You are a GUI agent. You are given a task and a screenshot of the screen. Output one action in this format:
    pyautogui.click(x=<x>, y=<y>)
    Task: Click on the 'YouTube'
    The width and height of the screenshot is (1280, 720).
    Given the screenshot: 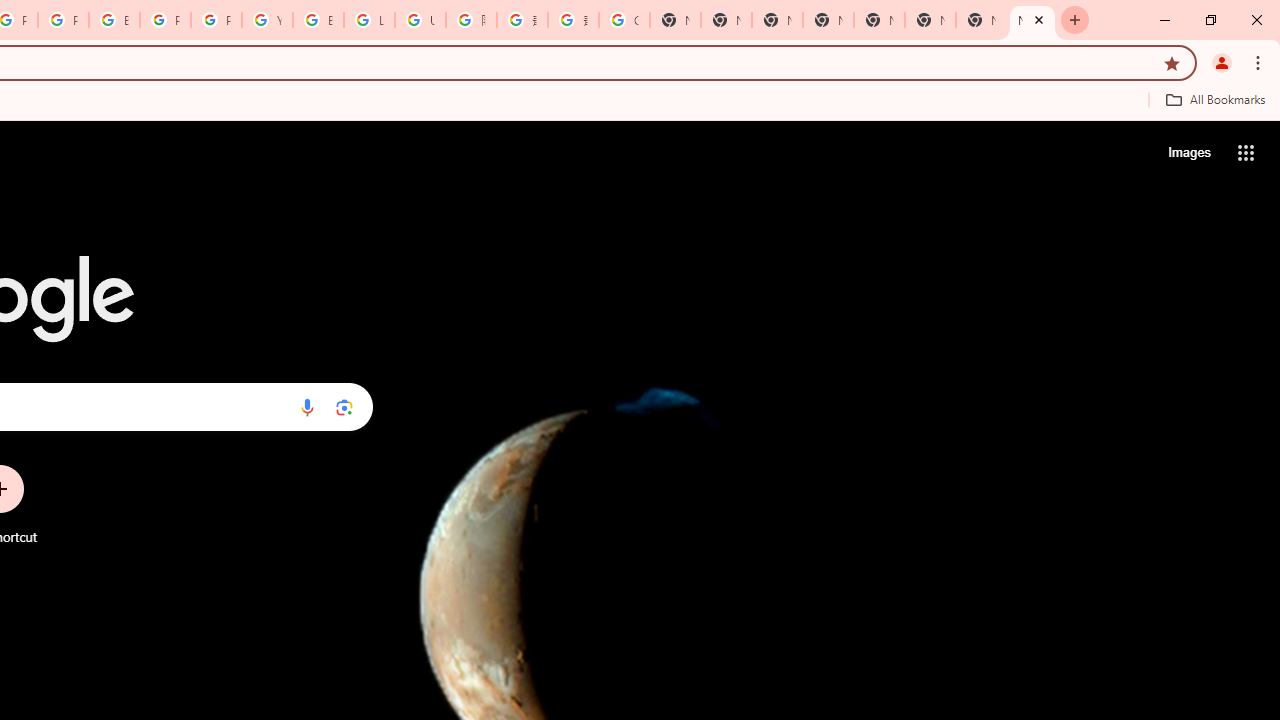 What is the action you would take?
    pyautogui.click(x=266, y=20)
    